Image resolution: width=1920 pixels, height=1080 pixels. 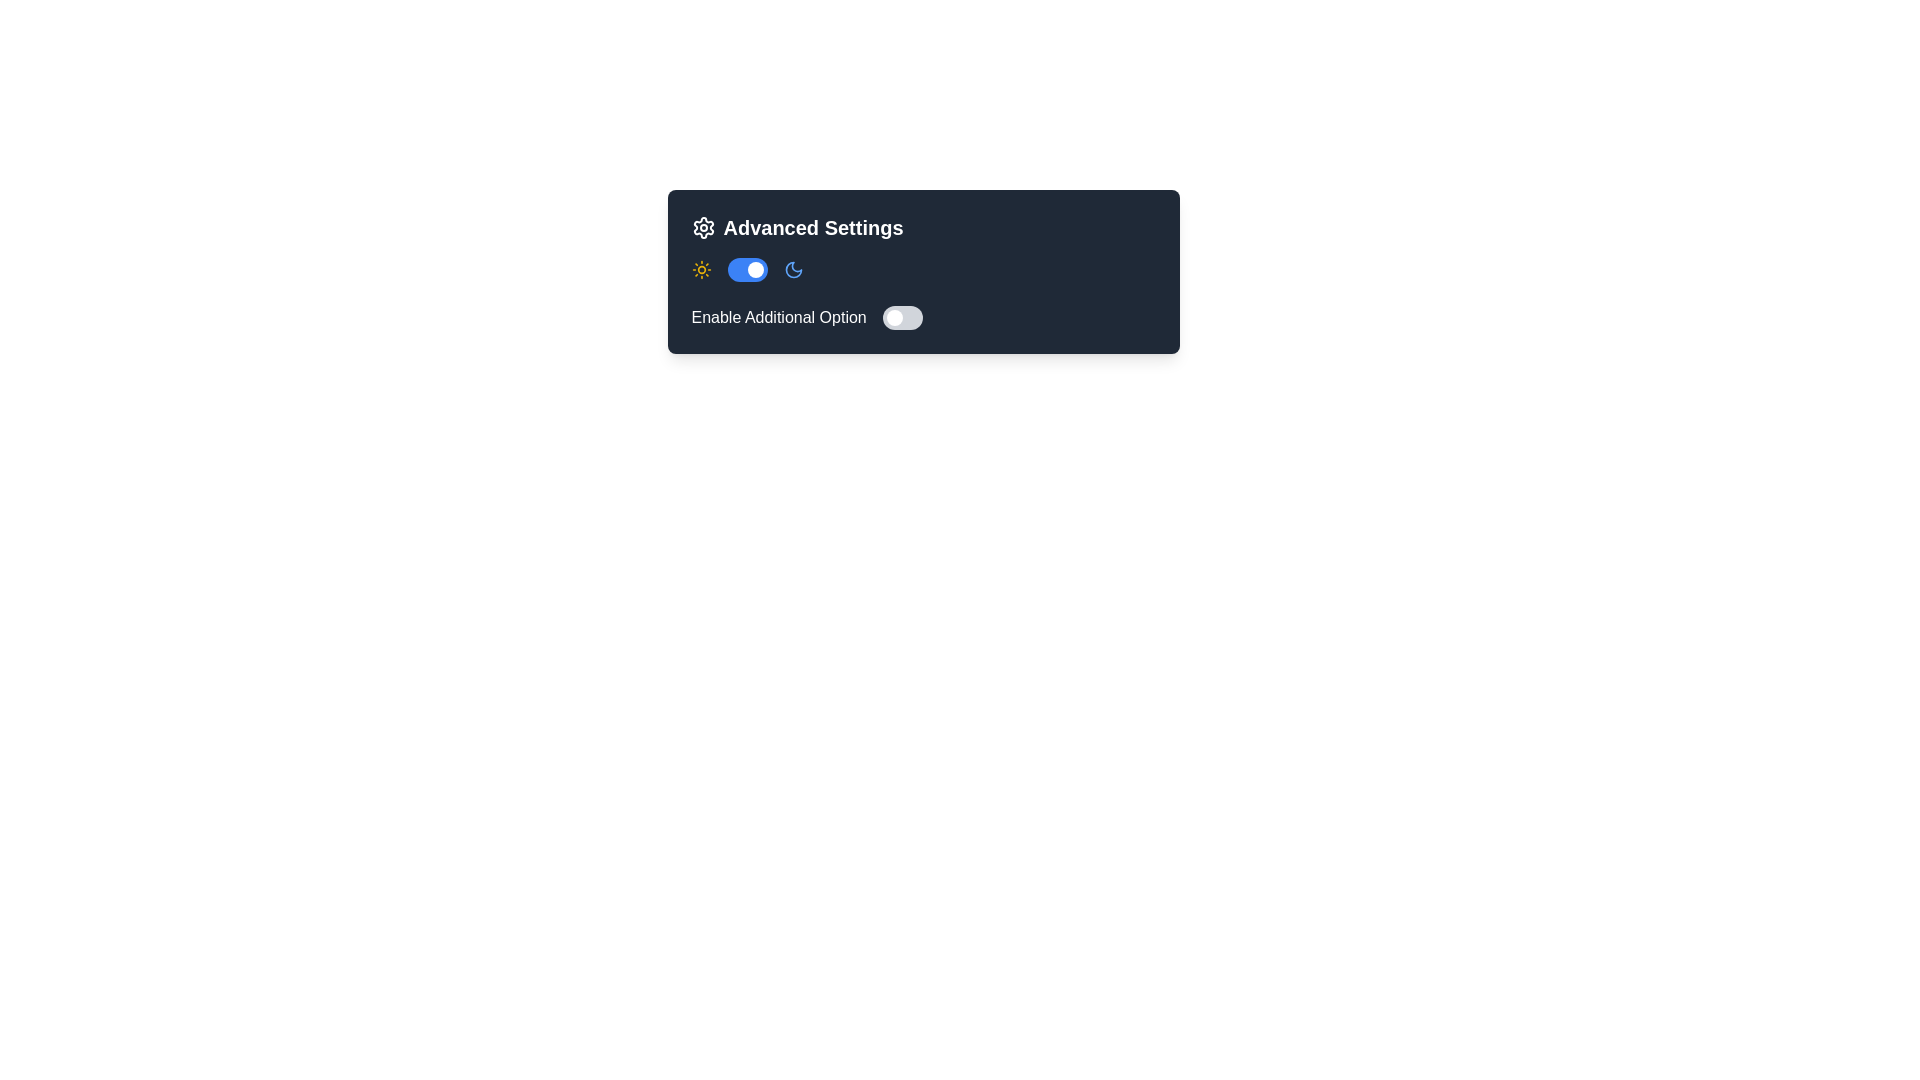 I want to click on the icon located on the left side of the 'Advanced Settings' grouping, which serves as a button, so click(x=703, y=226).